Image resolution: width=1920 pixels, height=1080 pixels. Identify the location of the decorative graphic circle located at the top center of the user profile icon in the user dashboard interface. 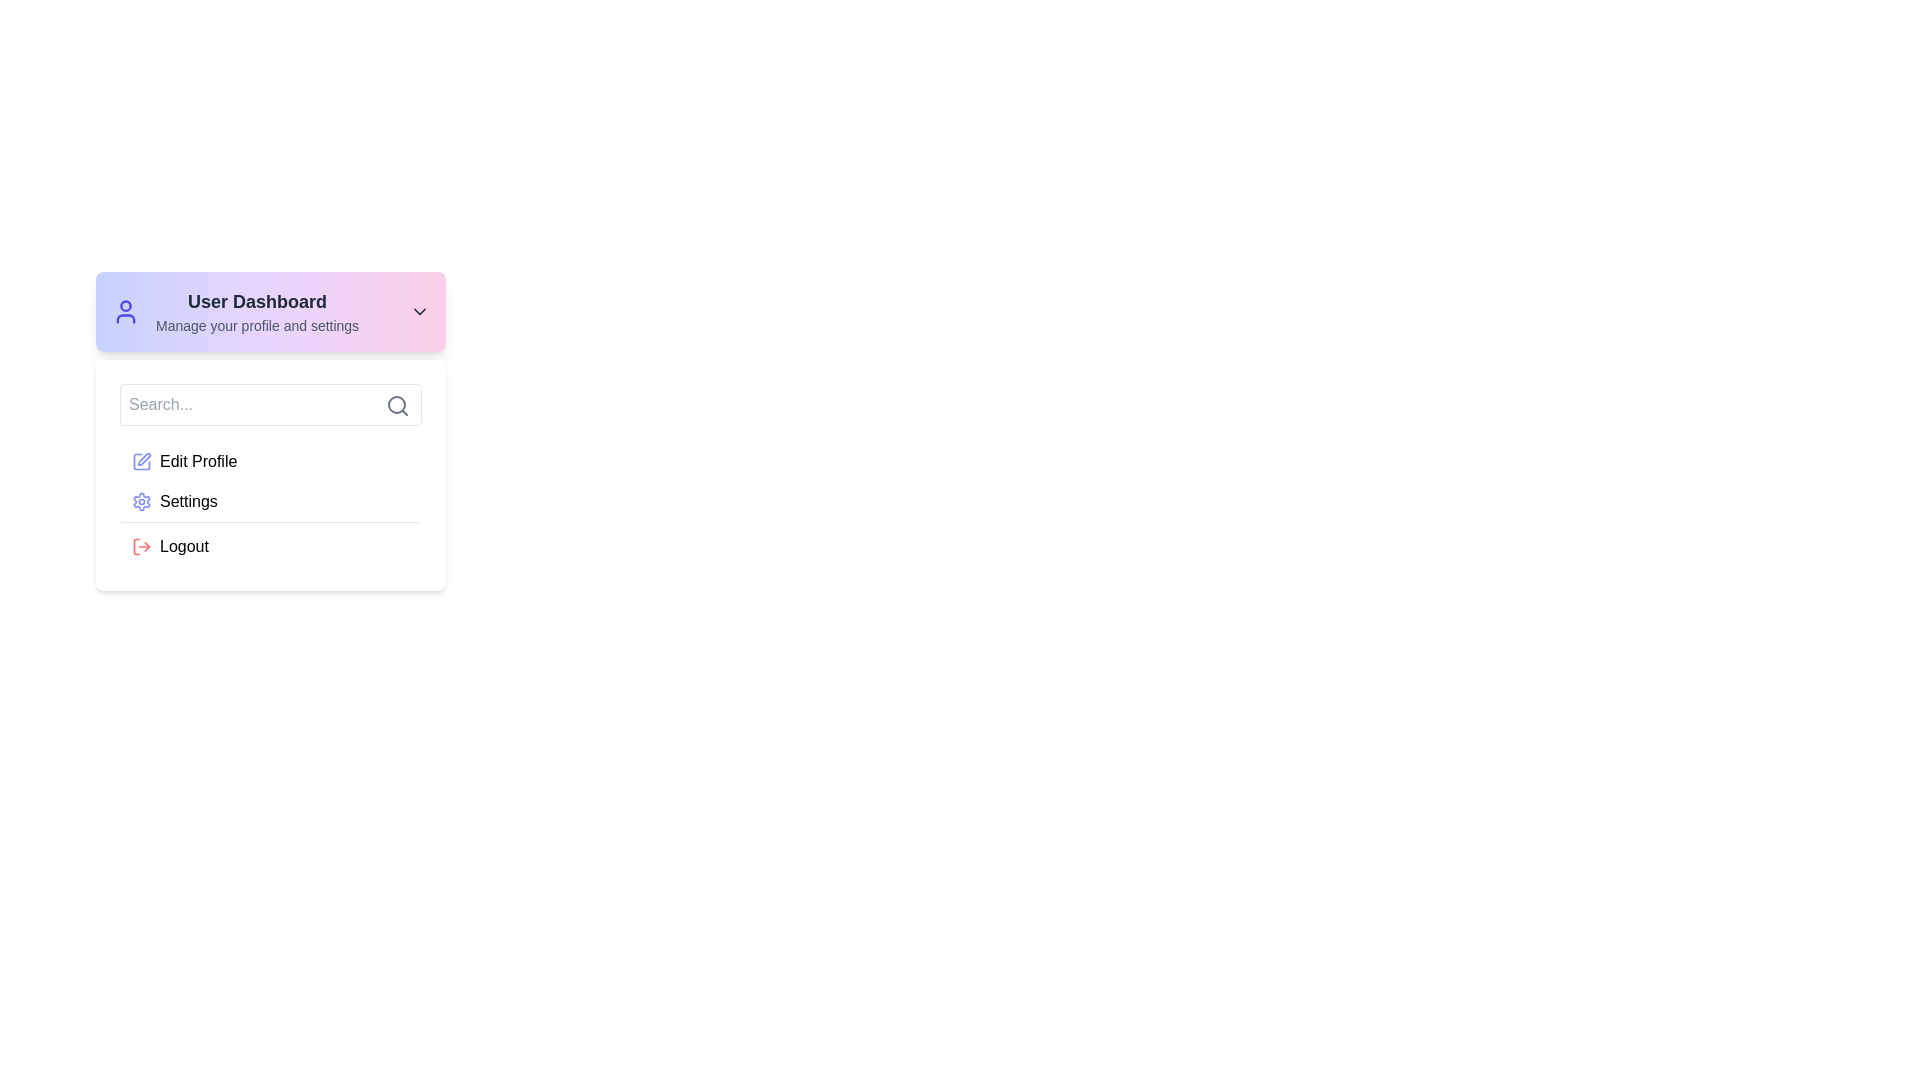
(124, 306).